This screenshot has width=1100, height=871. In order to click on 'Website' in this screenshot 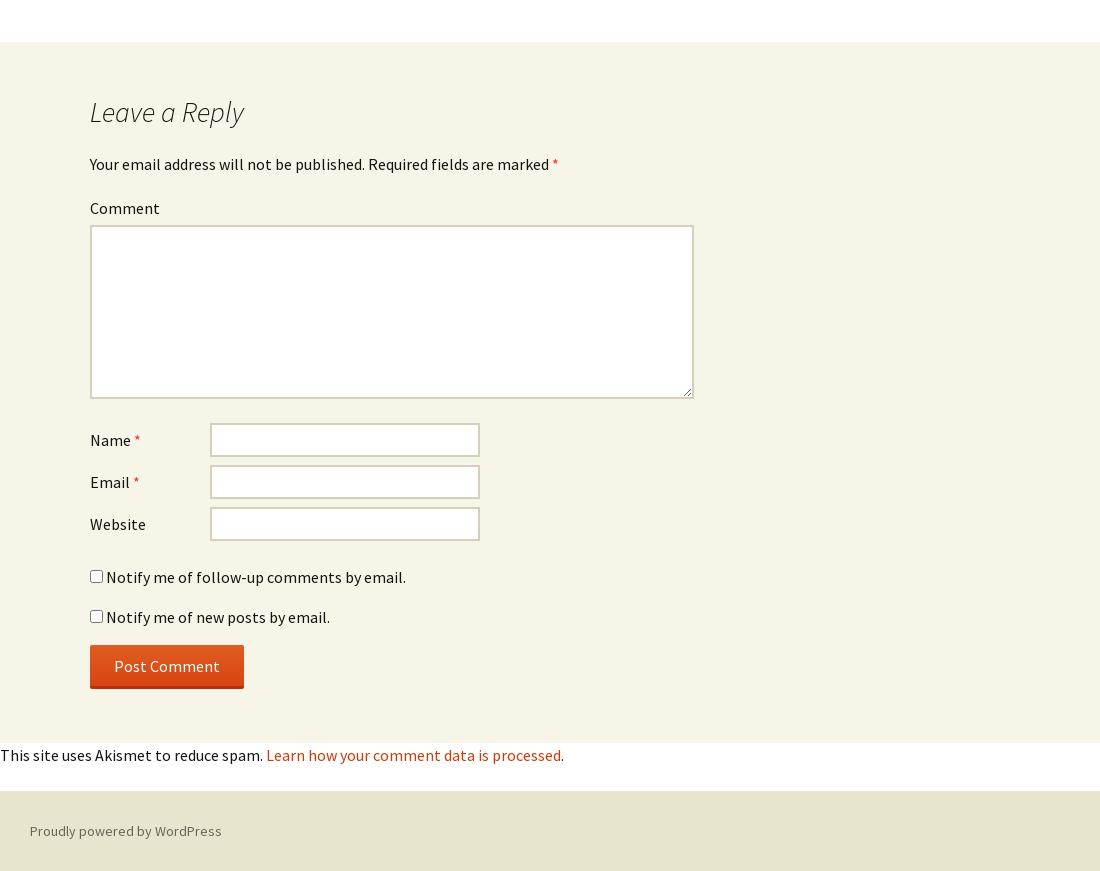, I will do `click(118, 523)`.